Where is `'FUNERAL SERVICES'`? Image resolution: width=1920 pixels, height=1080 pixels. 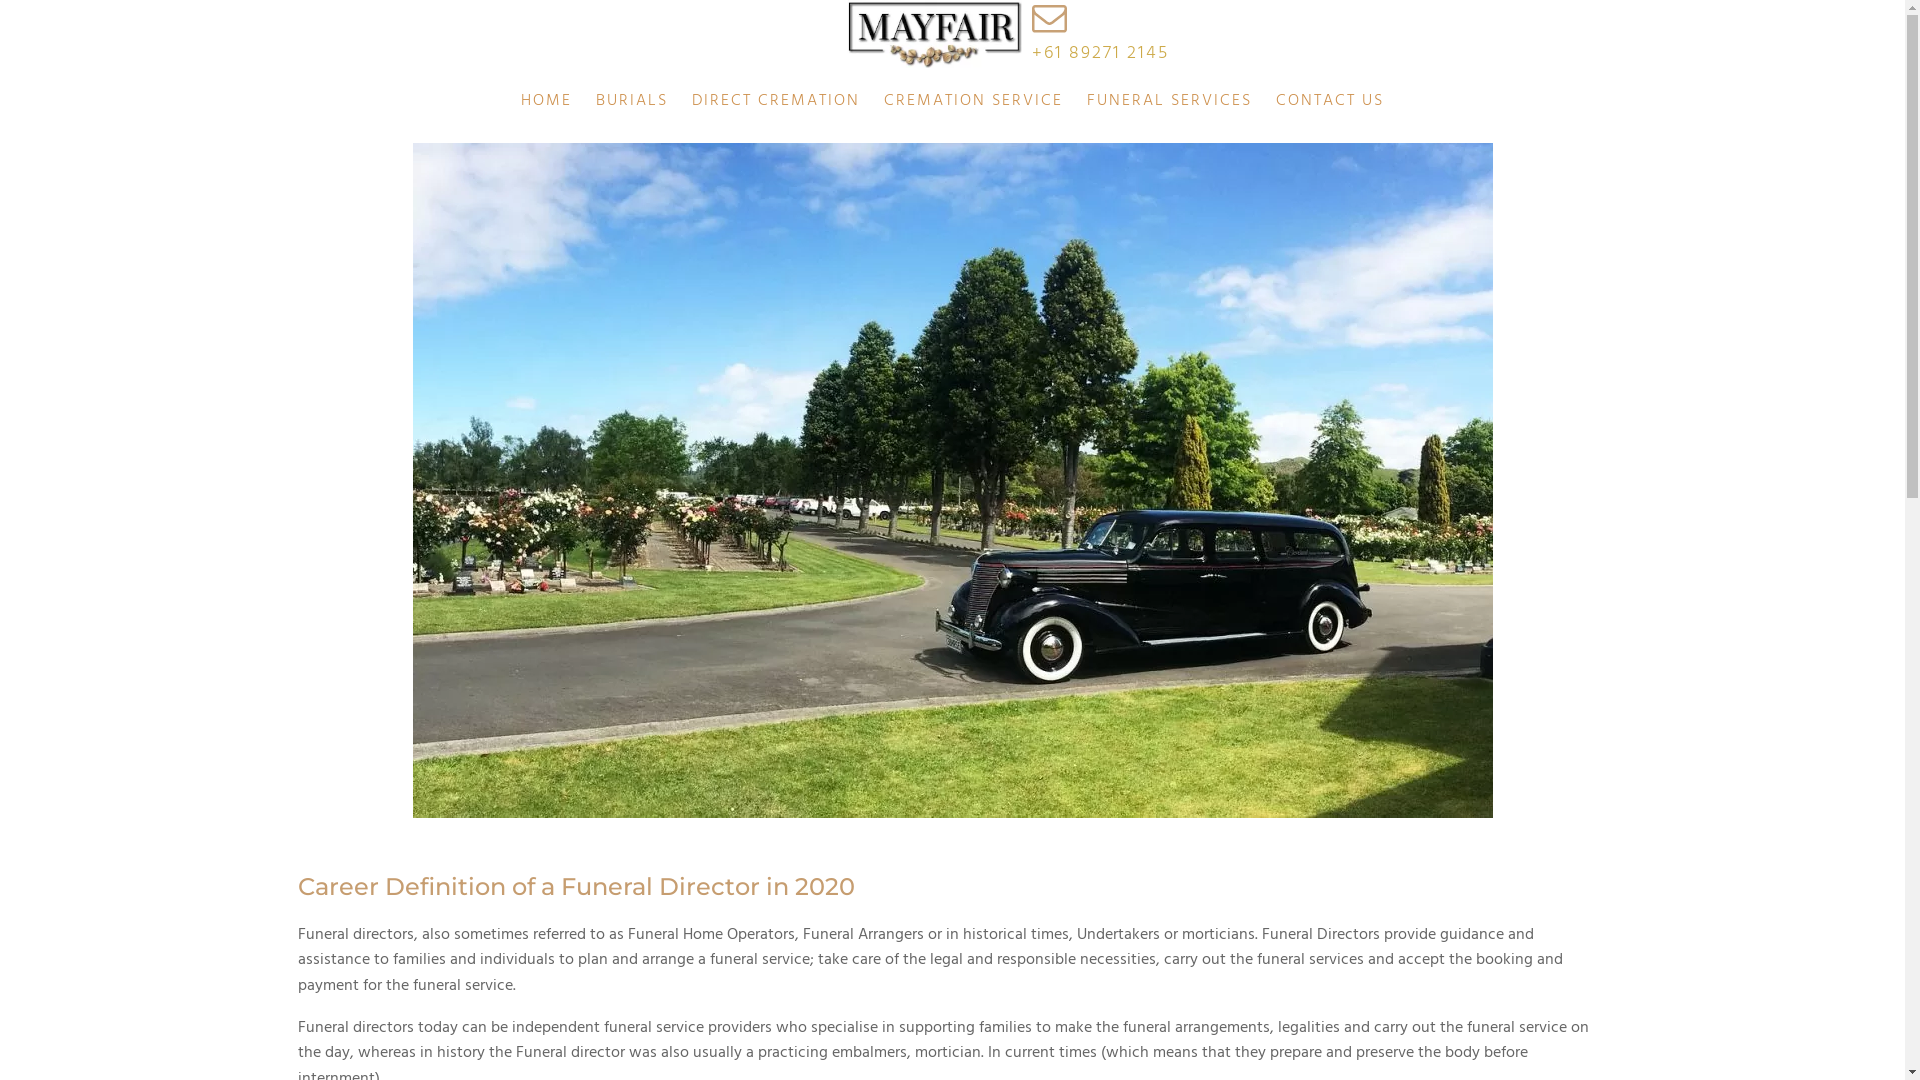 'FUNERAL SERVICES' is located at coordinates (1074, 101).